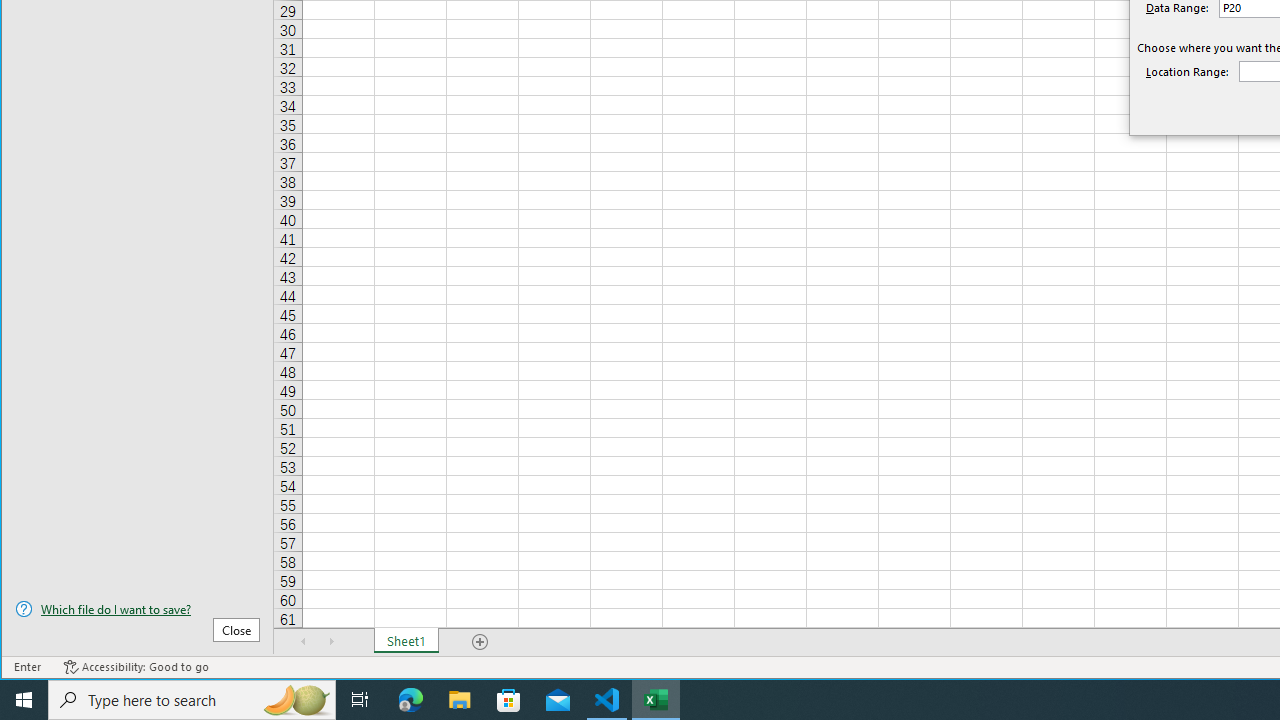 Image resolution: width=1280 pixels, height=720 pixels. I want to click on 'Accessibility Checker Accessibility: Good to go', so click(135, 667).